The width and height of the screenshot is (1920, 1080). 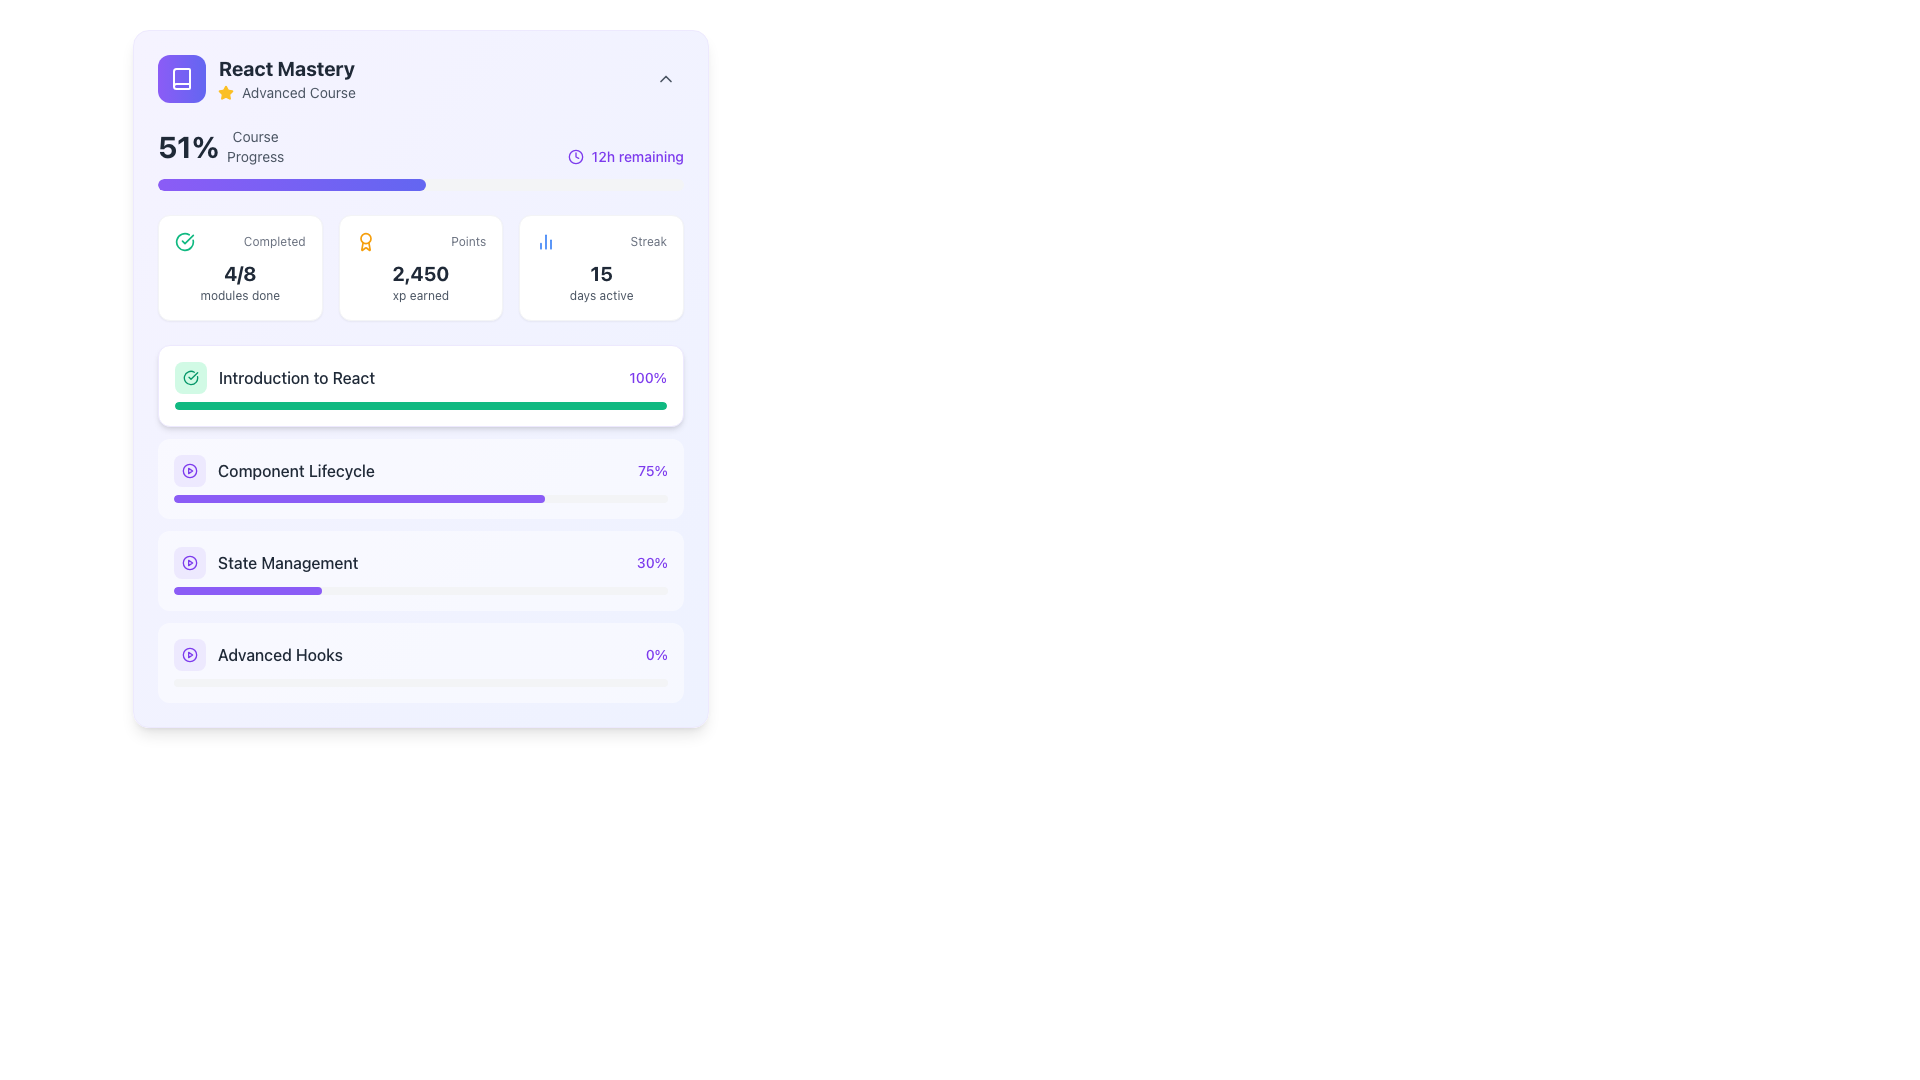 What do you see at coordinates (190, 470) in the screenshot?
I see `the outer circle of the 'play' icon, which is violet in color and positioned to the left of the 'State Management' label in the progress list section` at bounding box center [190, 470].